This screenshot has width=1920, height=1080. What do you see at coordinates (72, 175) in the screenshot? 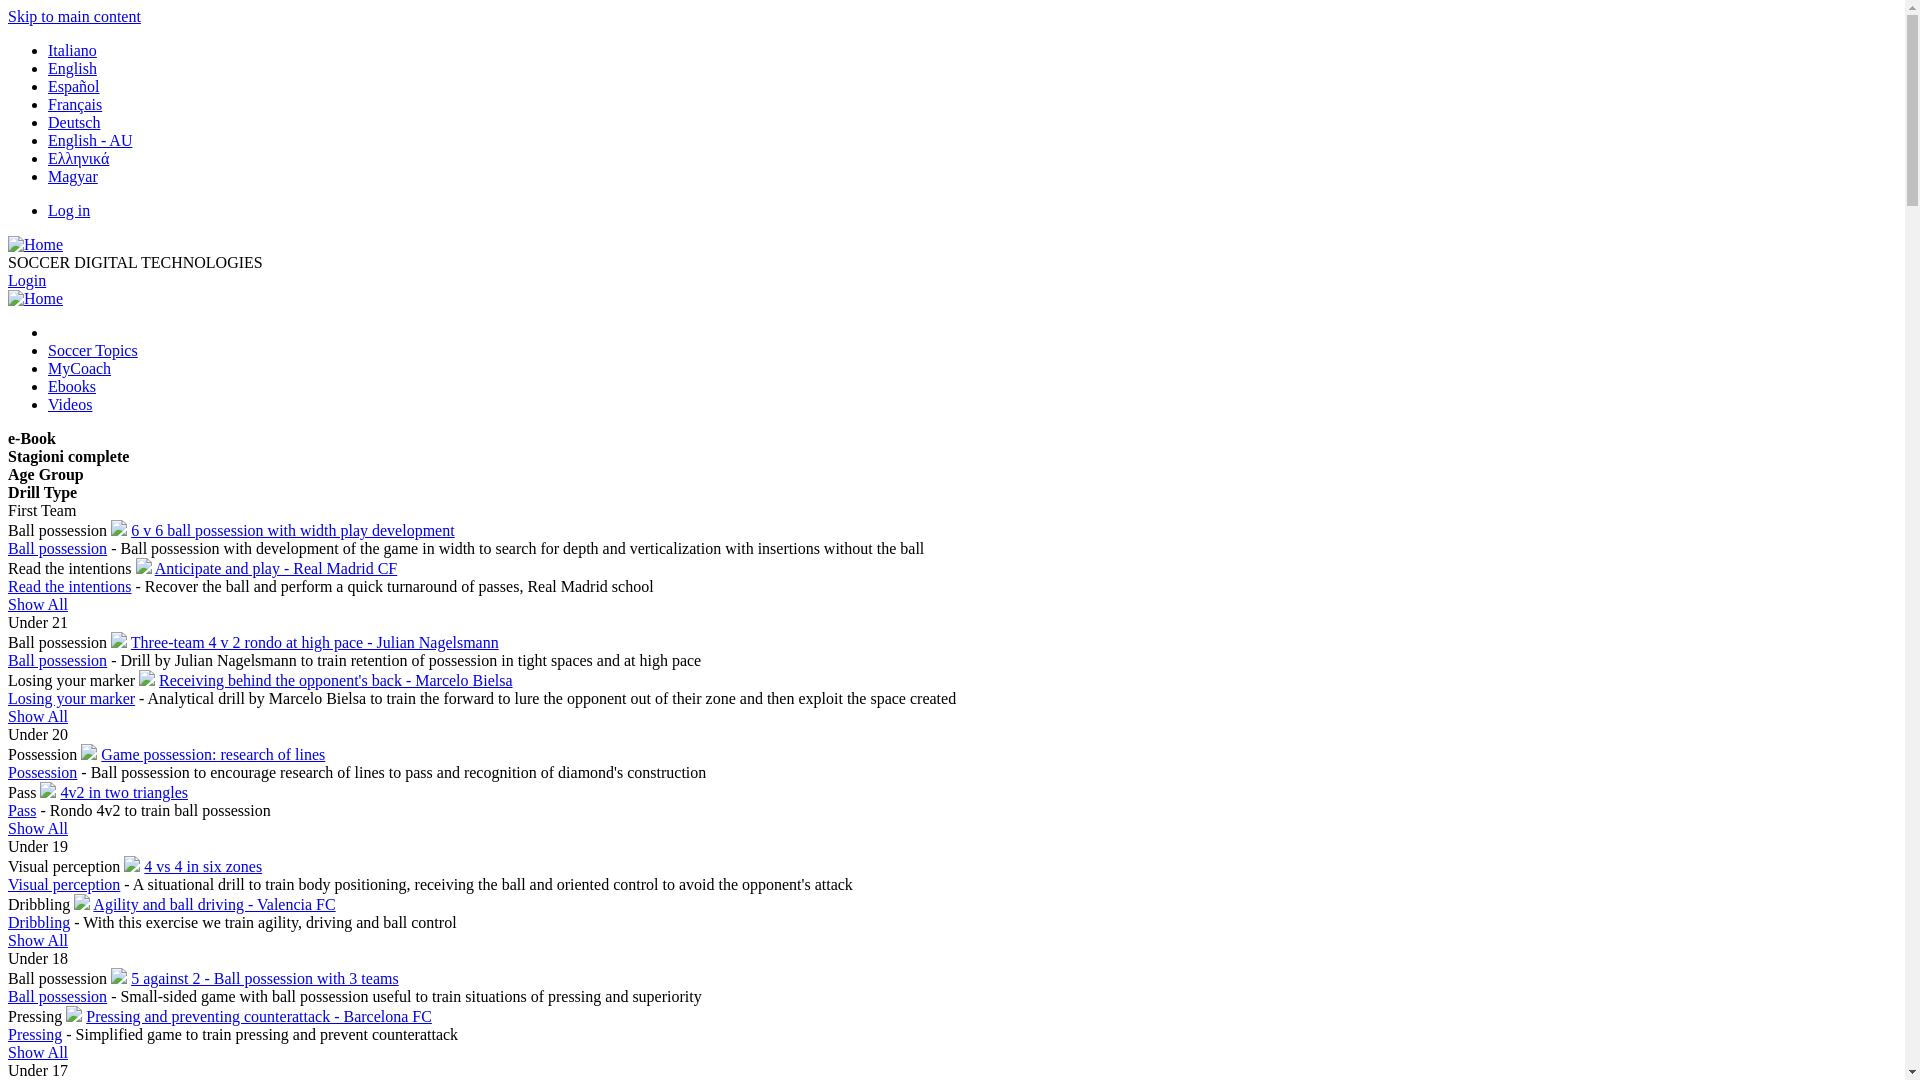
I see `'Magyar'` at bounding box center [72, 175].